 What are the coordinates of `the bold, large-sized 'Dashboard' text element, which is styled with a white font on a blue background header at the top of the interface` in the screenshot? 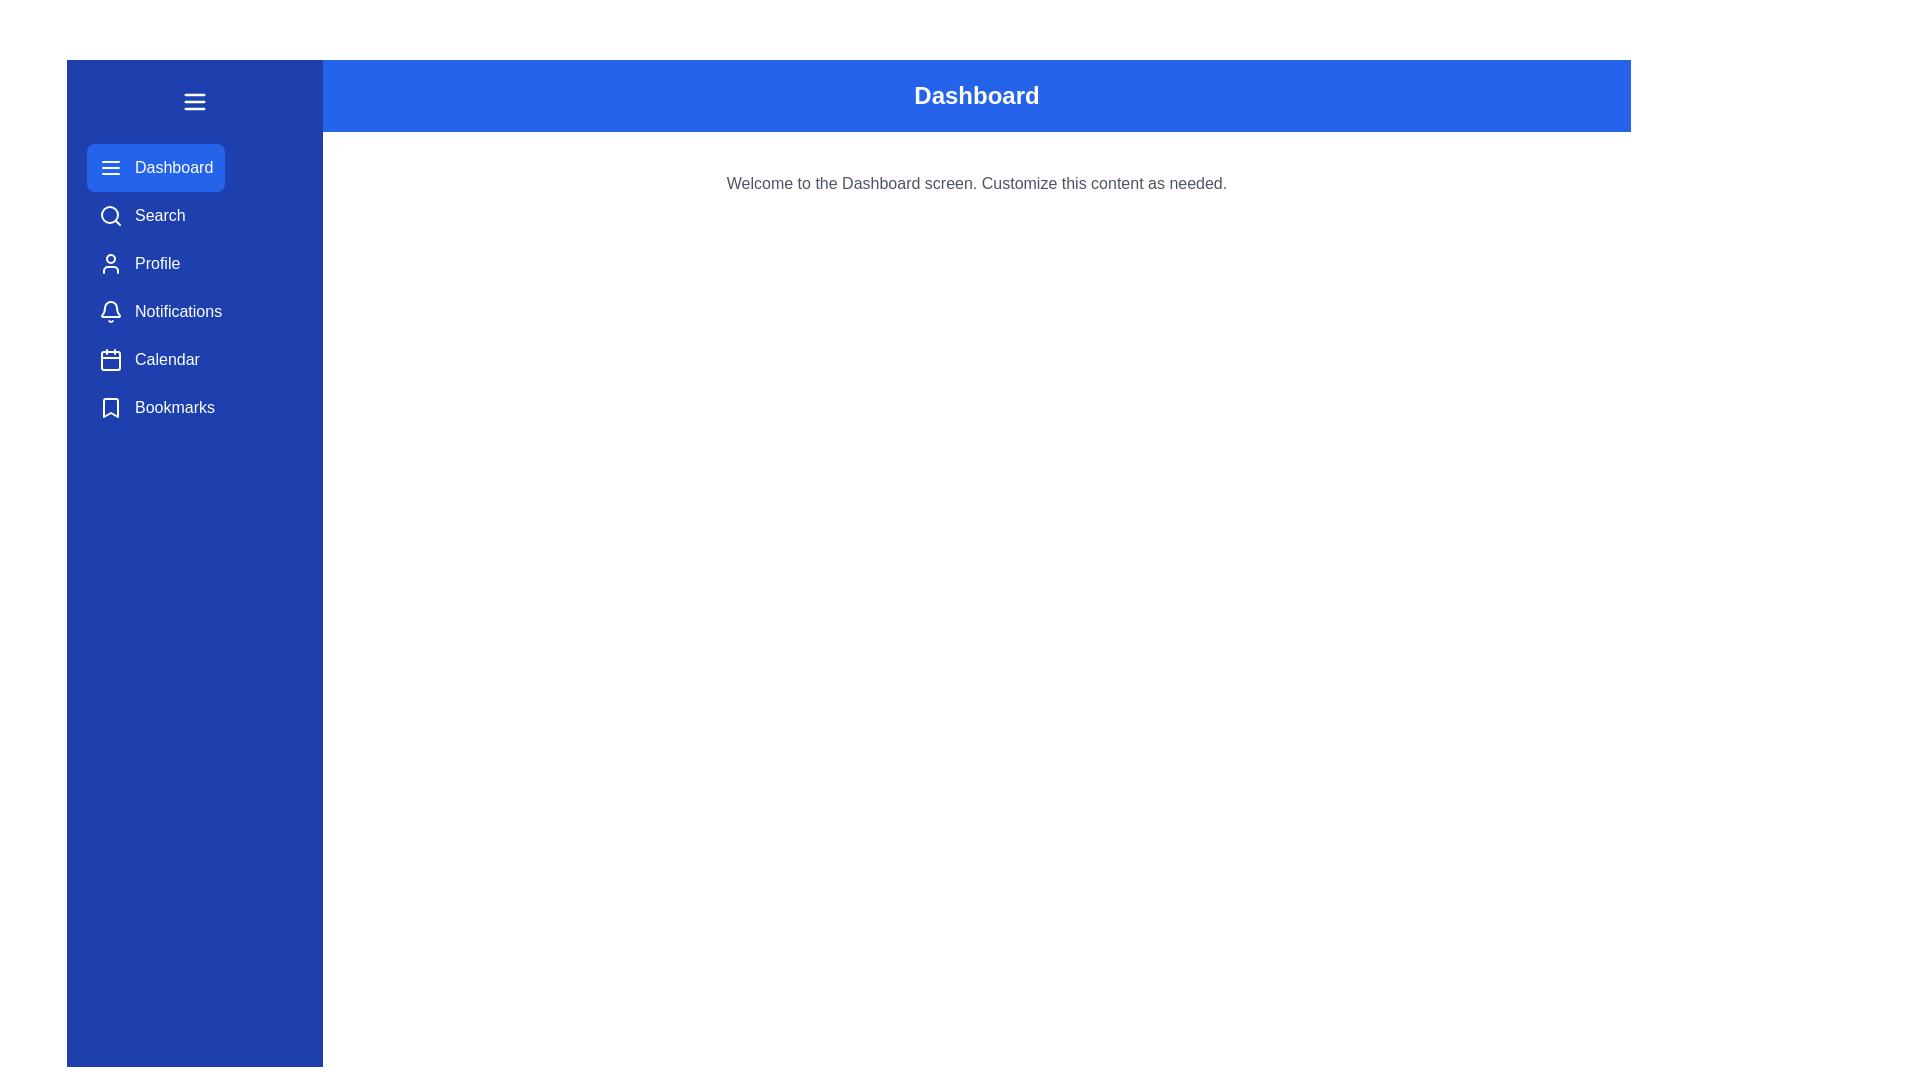 It's located at (977, 96).